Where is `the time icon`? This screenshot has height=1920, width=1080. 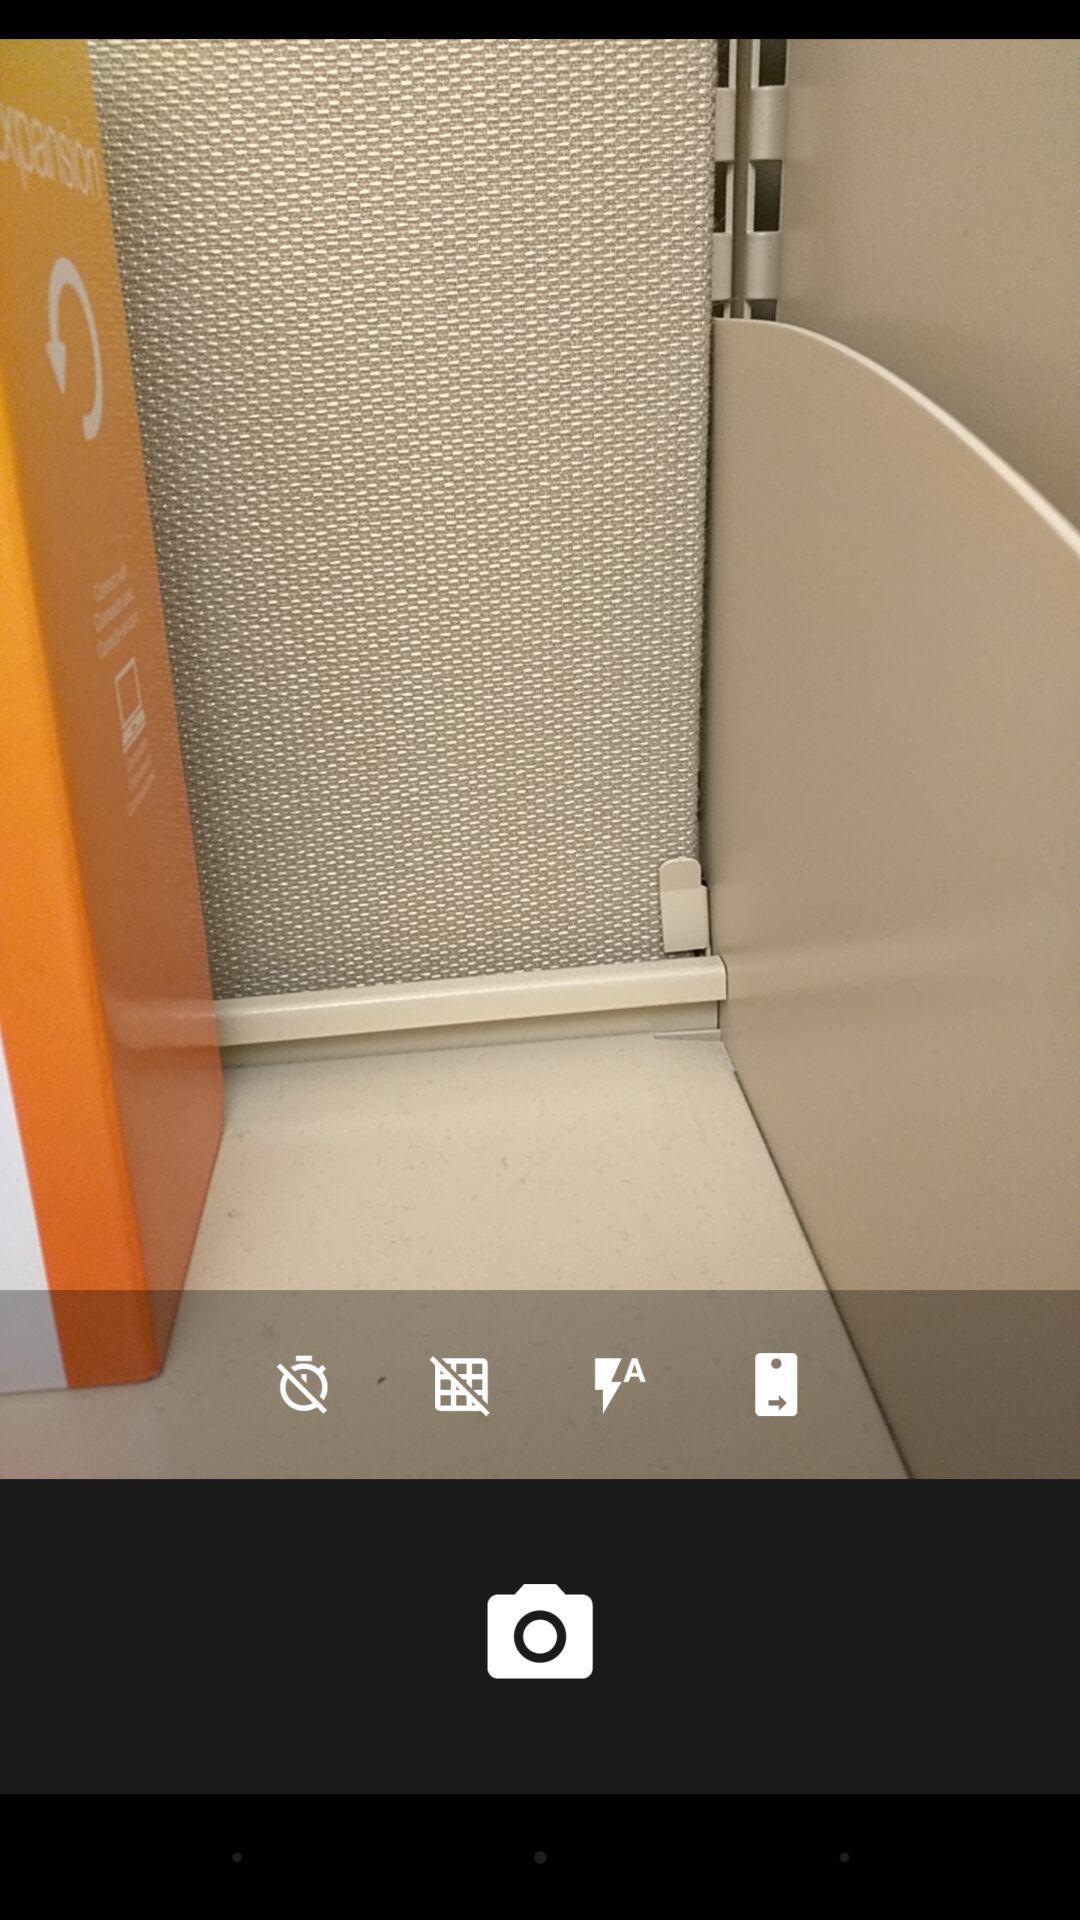 the time icon is located at coordinates (303, 1383).